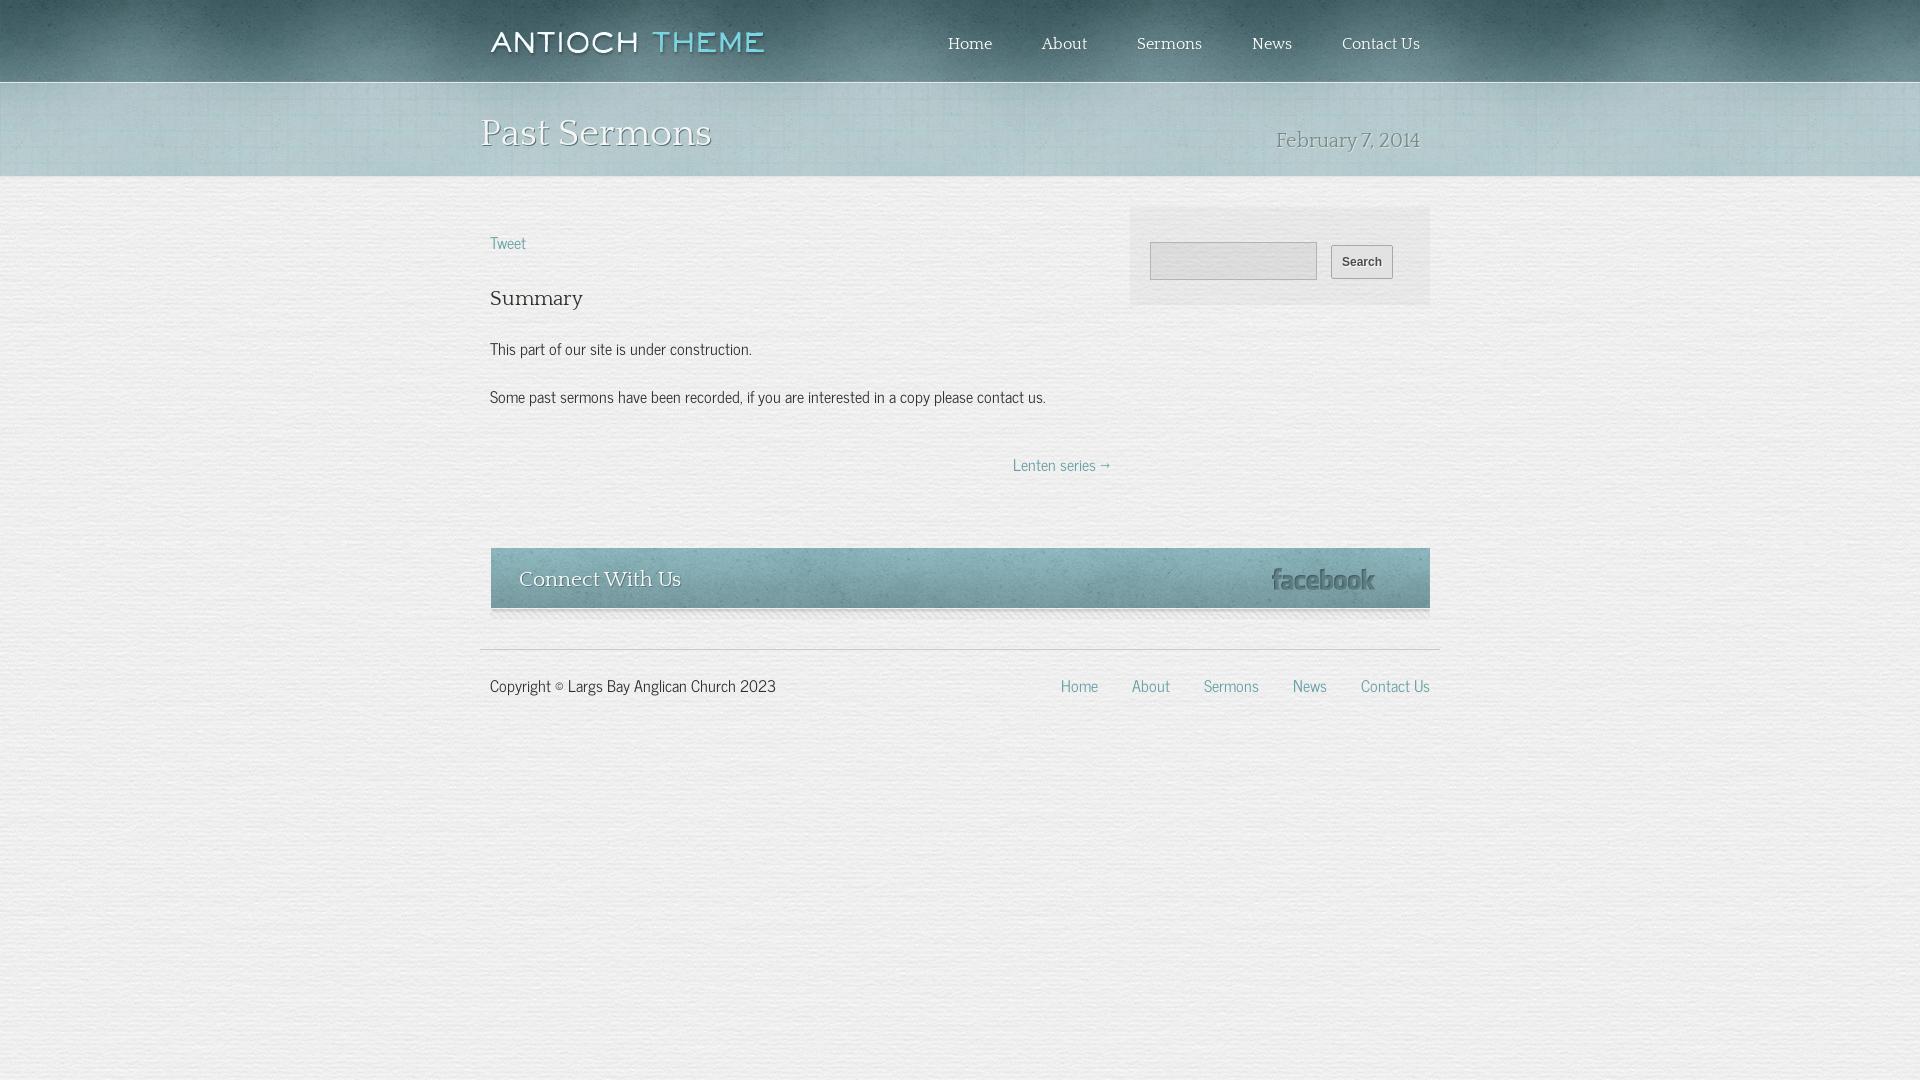 Image resolution: width=1920 pixels, height=1080 pixels. What do you see at coordinates (1063, 43) in the screenshot?
I see `'About'` at bounding box center [1063, 43].